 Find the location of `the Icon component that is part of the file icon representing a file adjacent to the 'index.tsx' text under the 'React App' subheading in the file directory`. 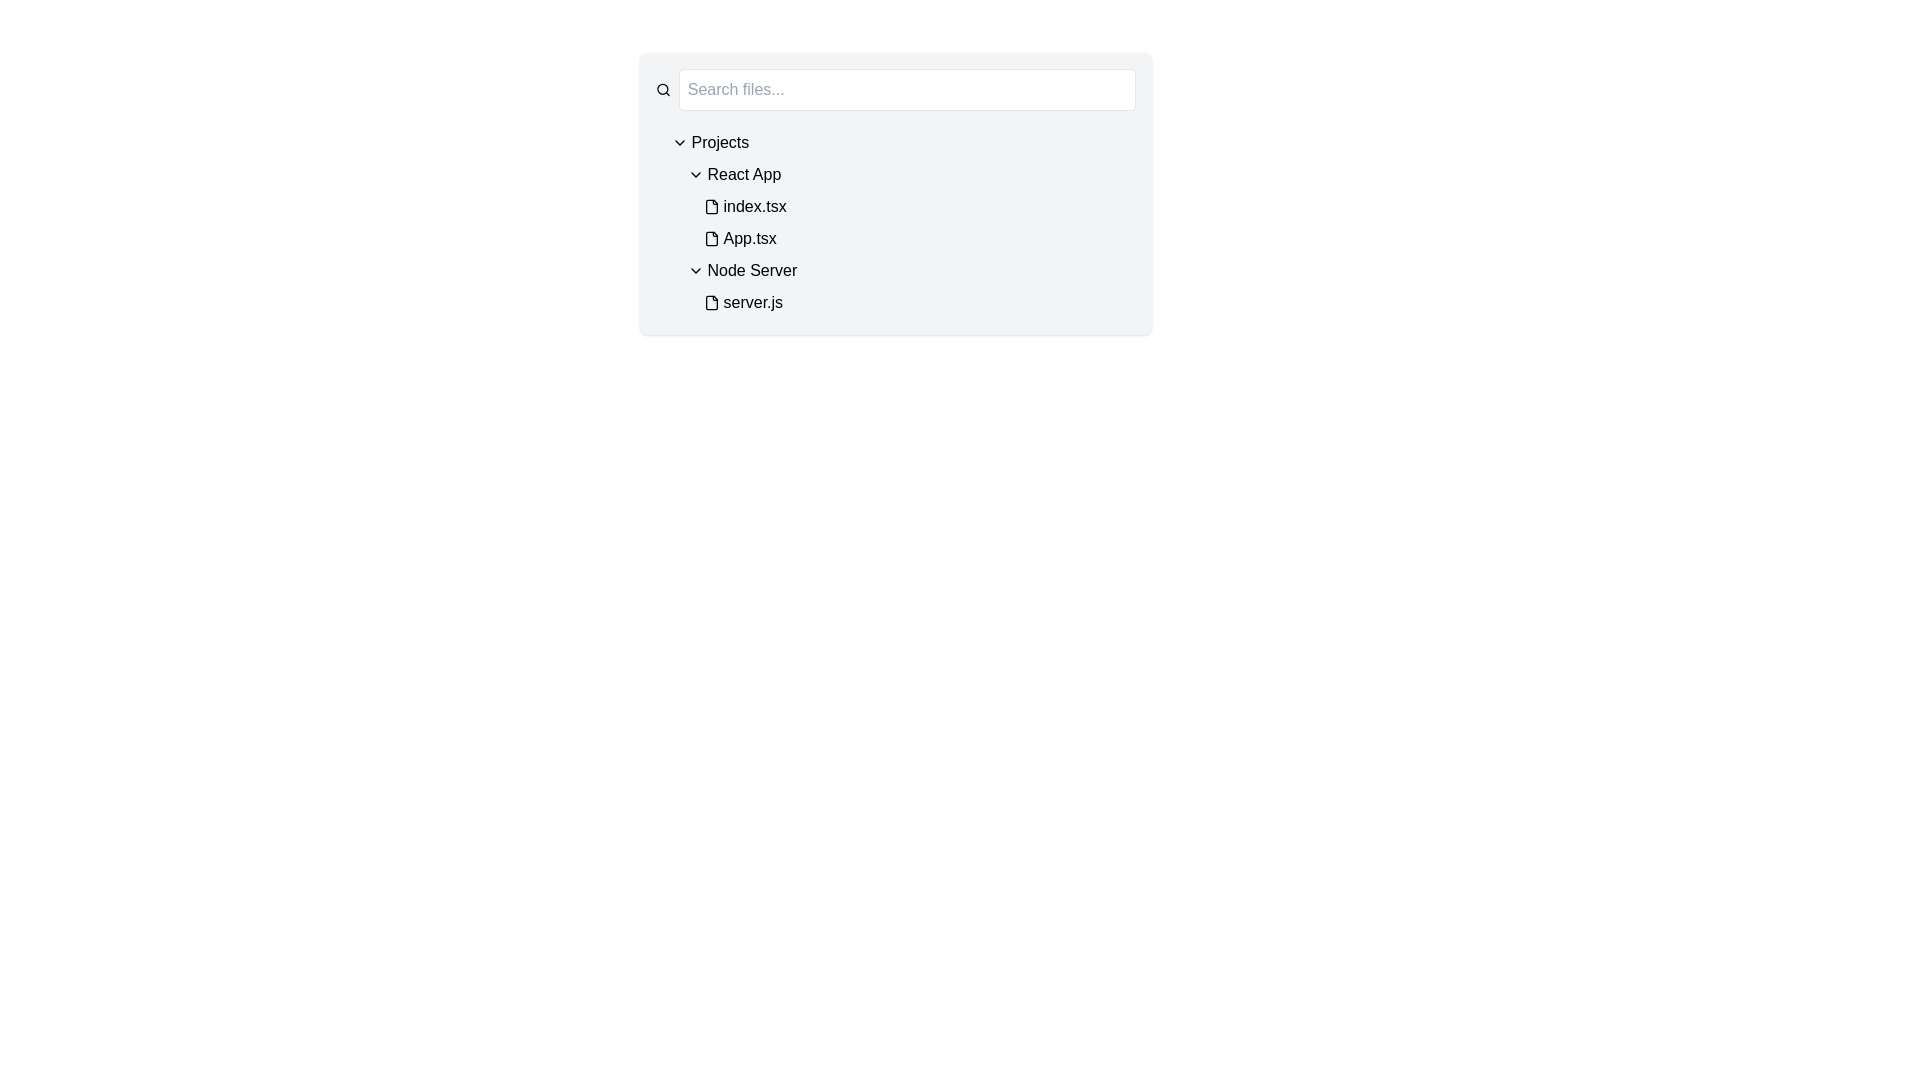

the Icon component that is part of the file icon representing a file adjacent to the 'index.tsx' text under the 'React App' subheading in the file directory is located at coordinates (711, 207).